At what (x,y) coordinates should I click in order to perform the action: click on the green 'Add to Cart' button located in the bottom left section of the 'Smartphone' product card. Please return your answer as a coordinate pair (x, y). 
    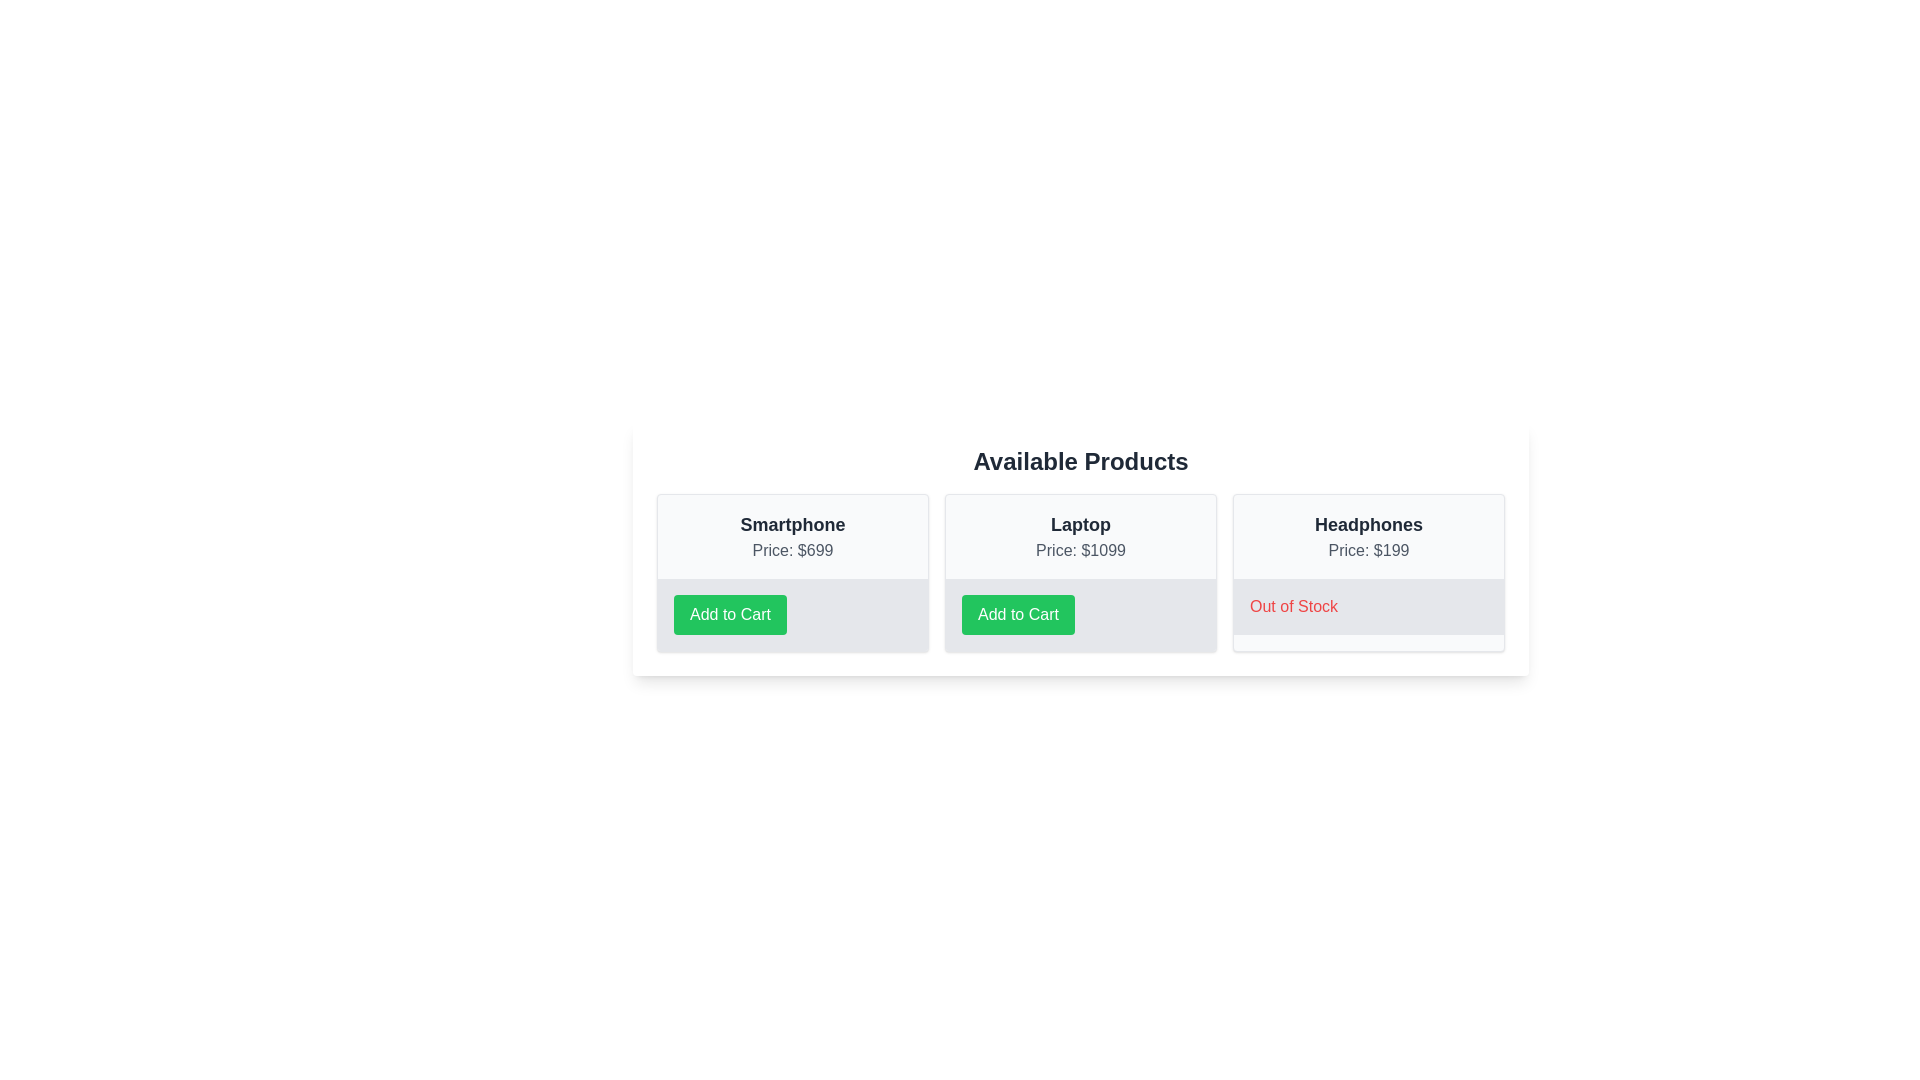
    Looking at the image, I should click on (729, 613).